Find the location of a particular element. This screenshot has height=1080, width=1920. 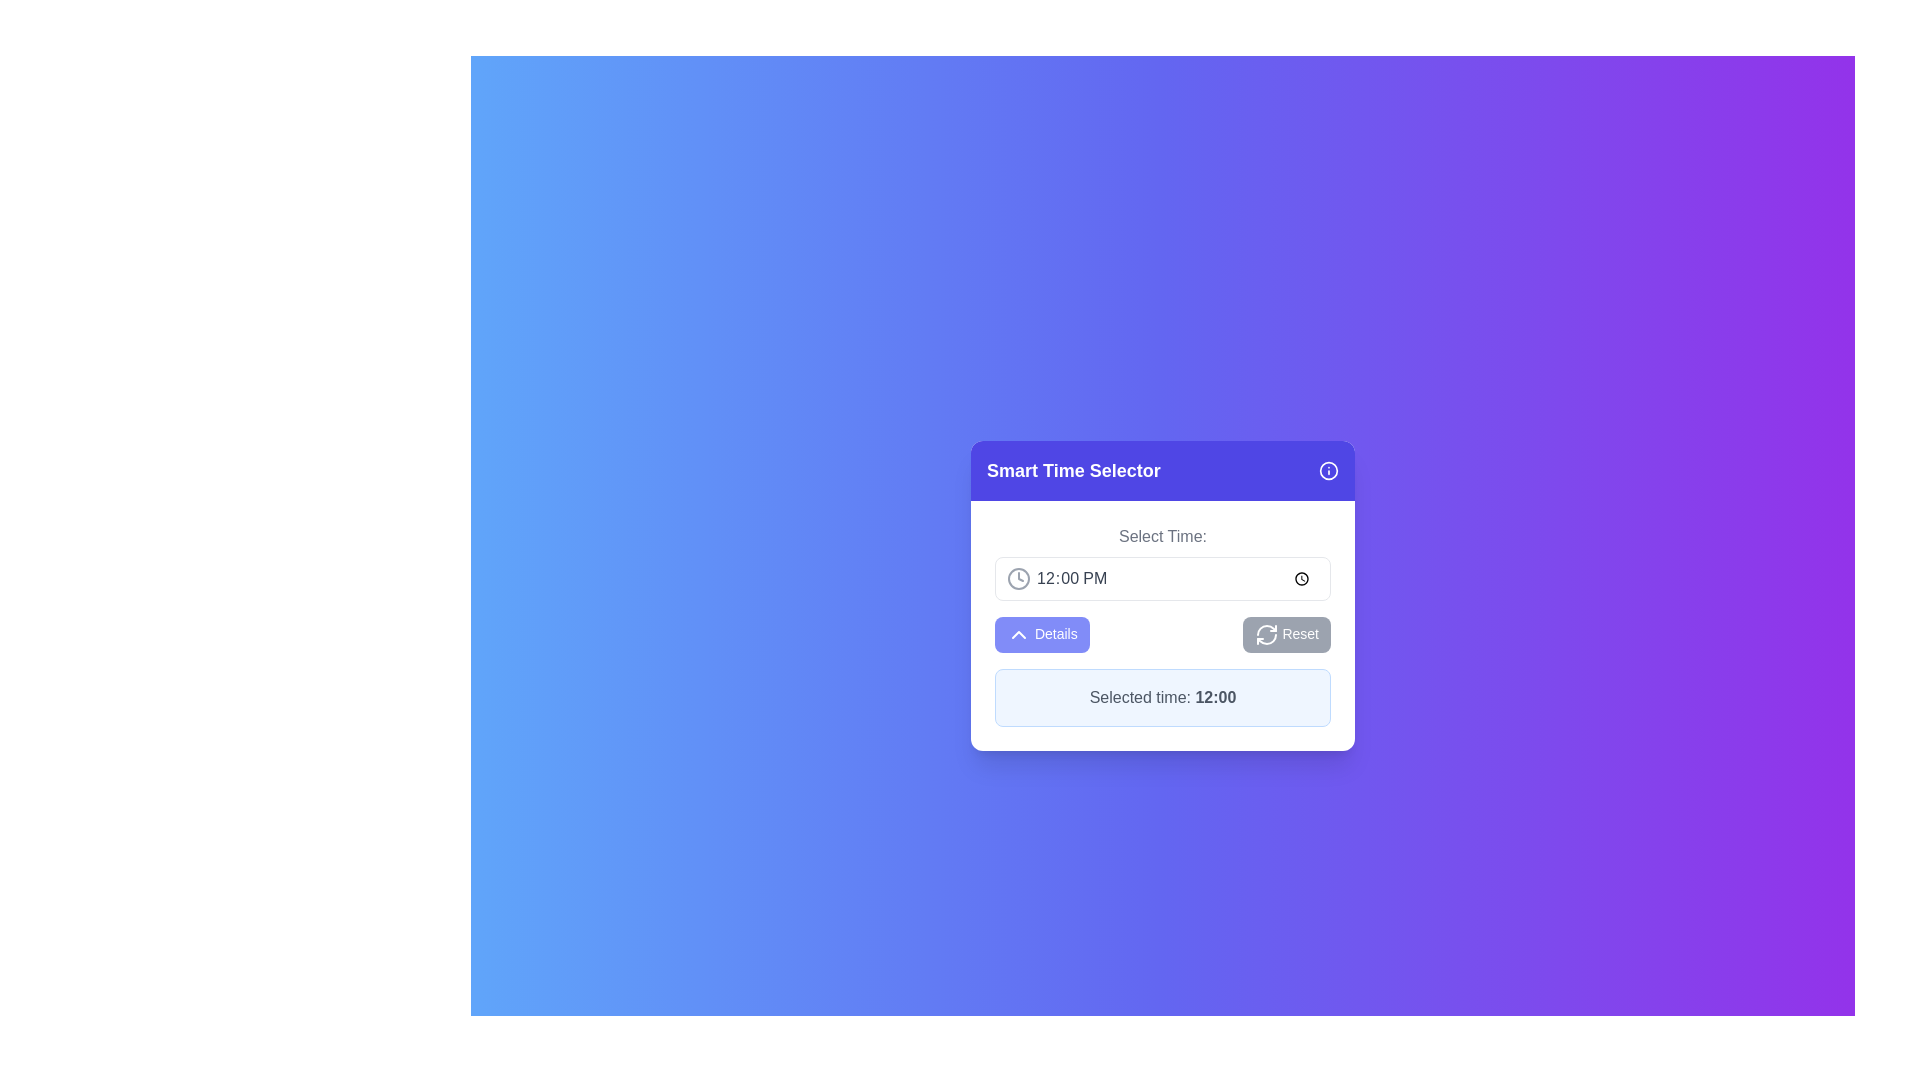

the Informational icon, a circular blue icon with a white outline and an exclamation mark, located in the top-right corner of the purple header beside 'Smart Time Selector' is located at coordinates (1329, 470).